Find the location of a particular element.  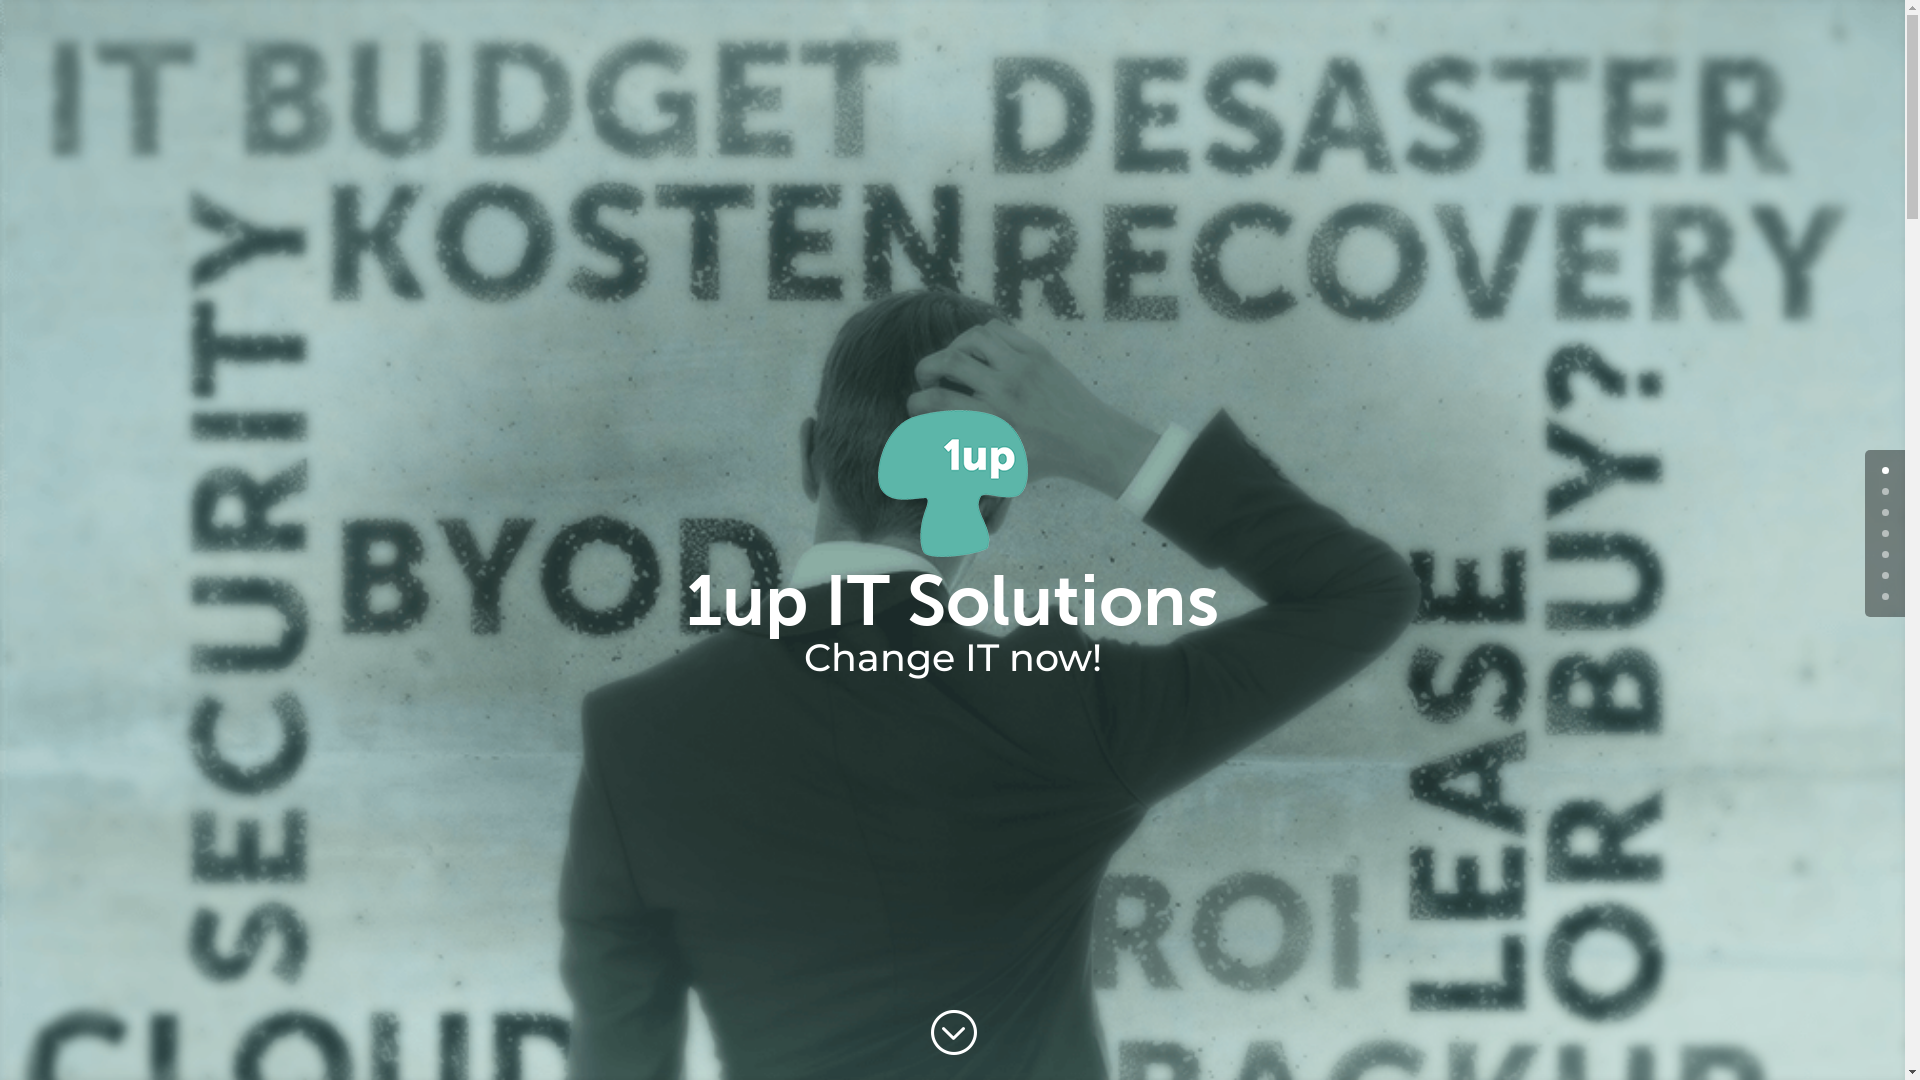

'4' is located at coordinates (1884, 554).